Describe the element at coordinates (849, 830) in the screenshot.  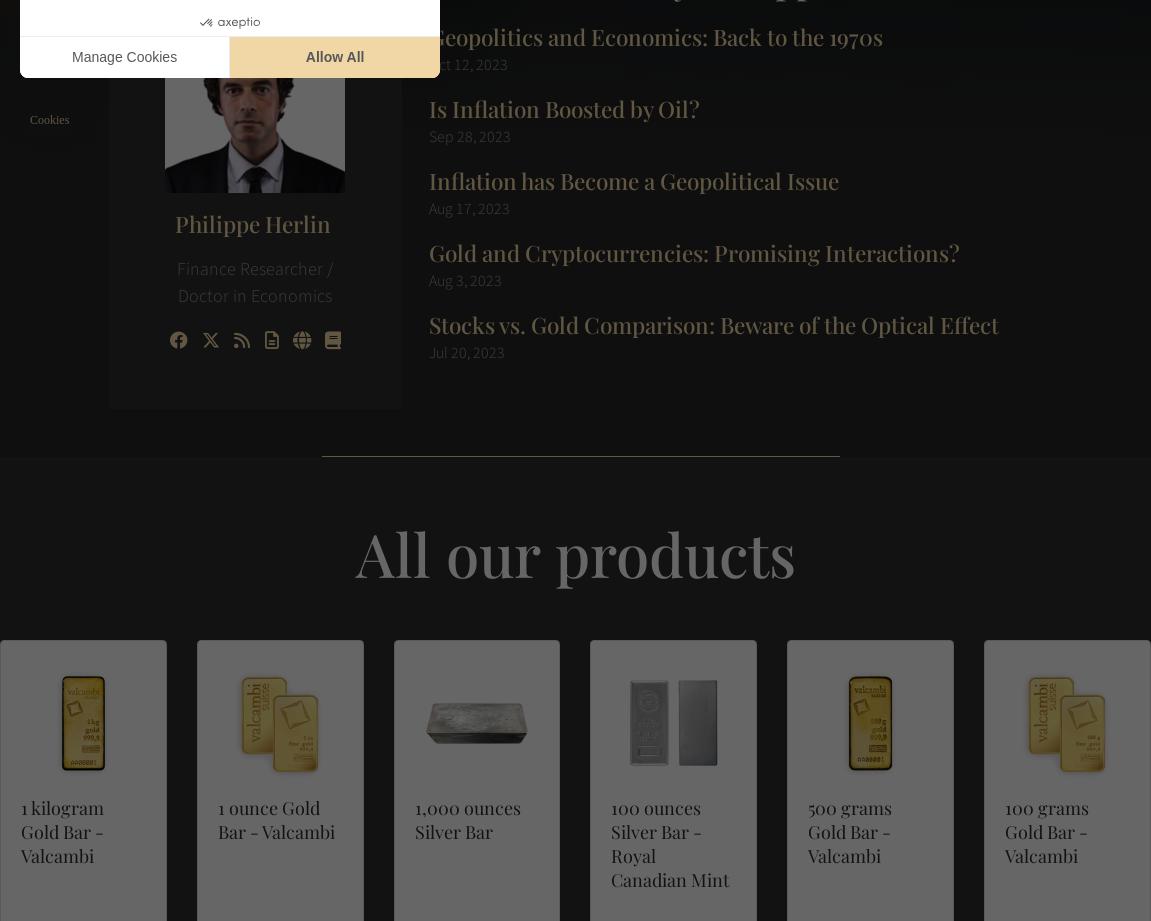
I see `'500 grams  Gold Bar - Valcambi'` at that location.